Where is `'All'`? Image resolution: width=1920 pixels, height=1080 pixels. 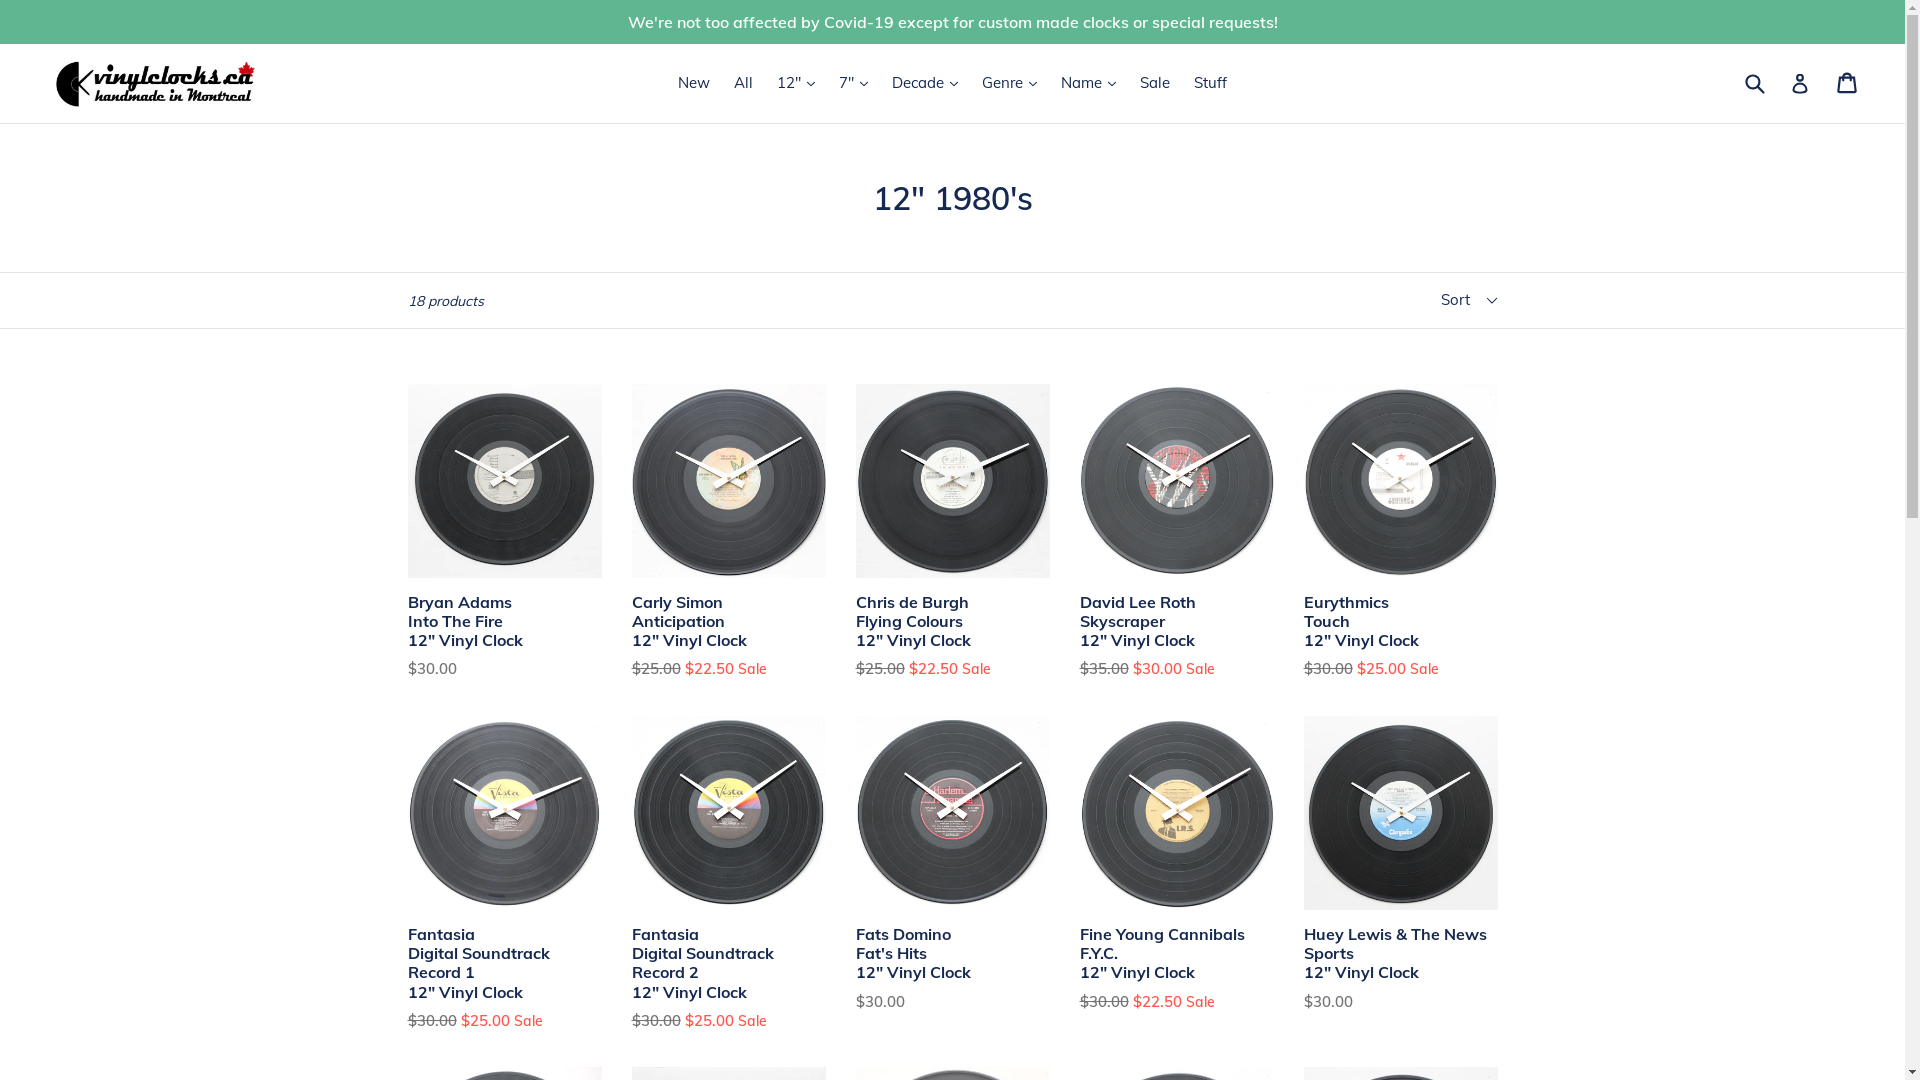 'All' is located at coordinates (723, 82).